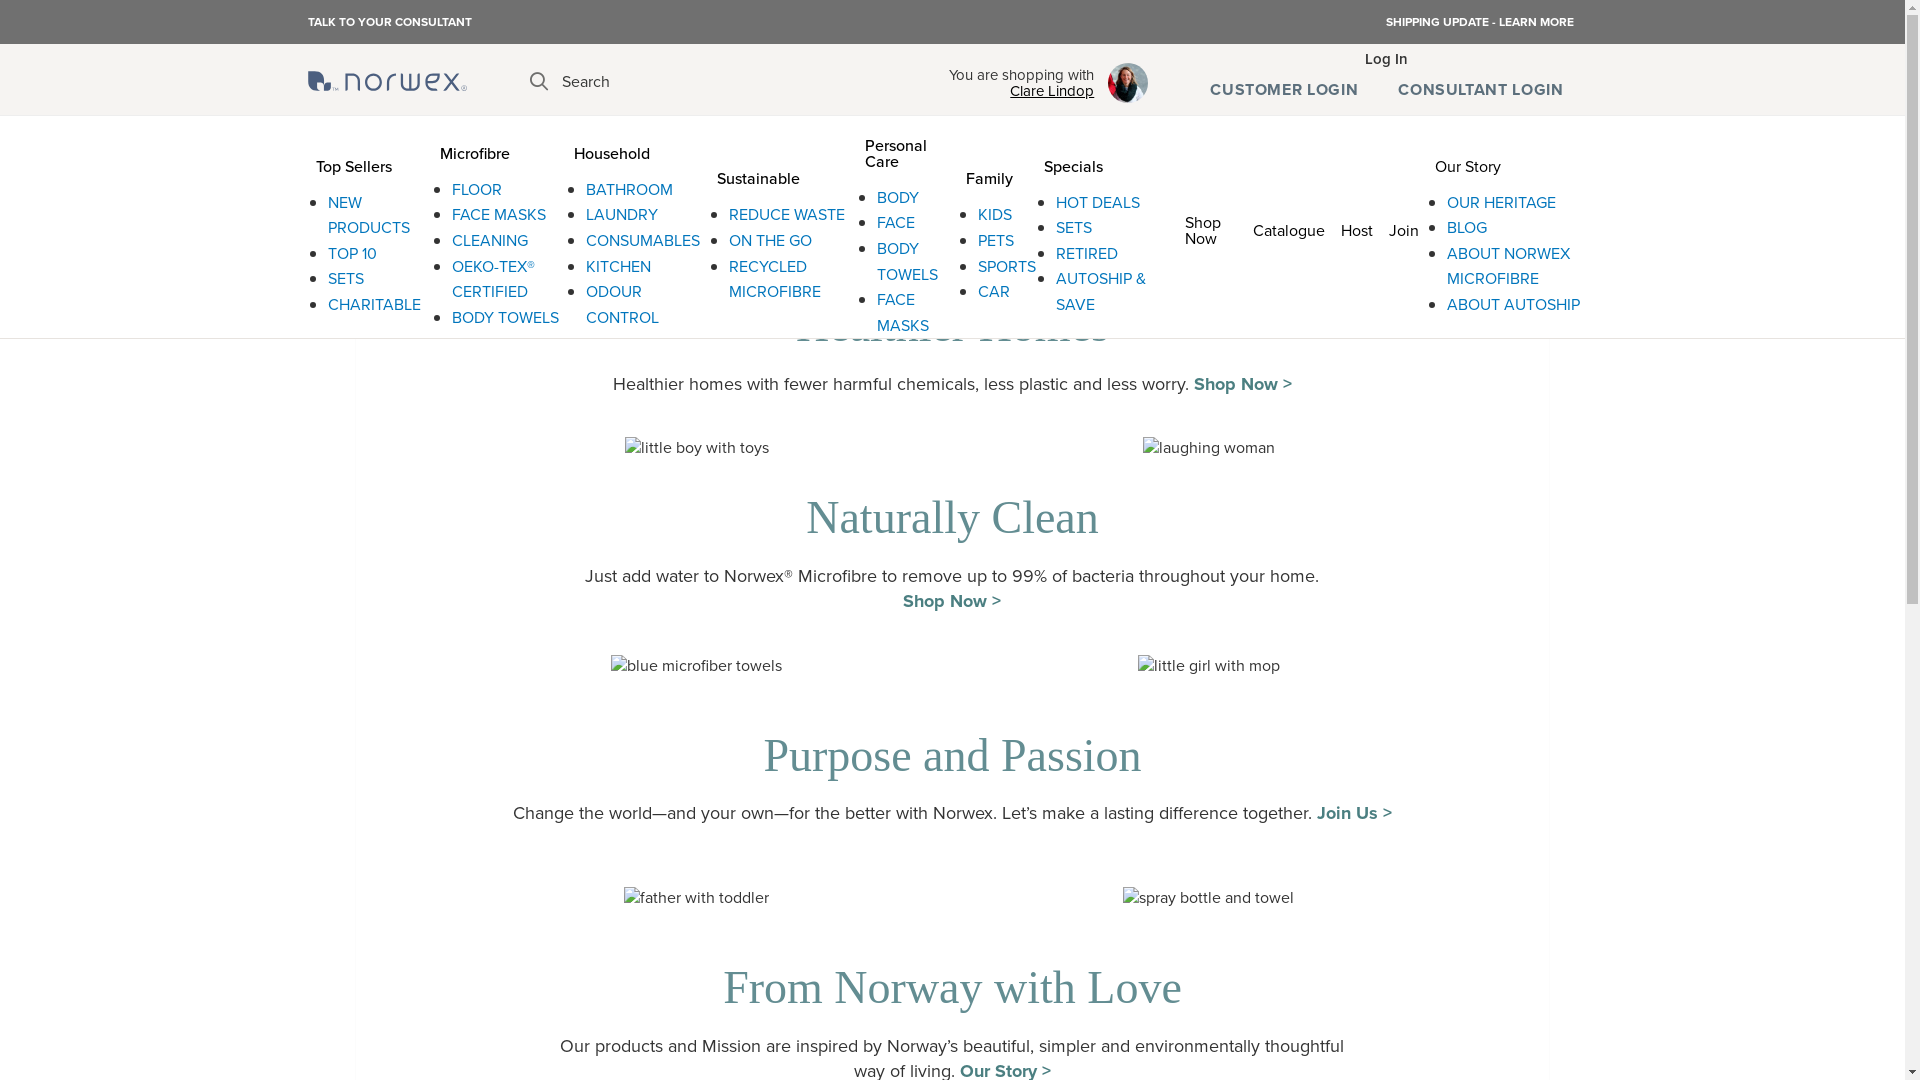  What do you see at coordinates (1242, 384) in the screenshot?
I see `'Shop Now >'` at bounding box center [1242, 384].